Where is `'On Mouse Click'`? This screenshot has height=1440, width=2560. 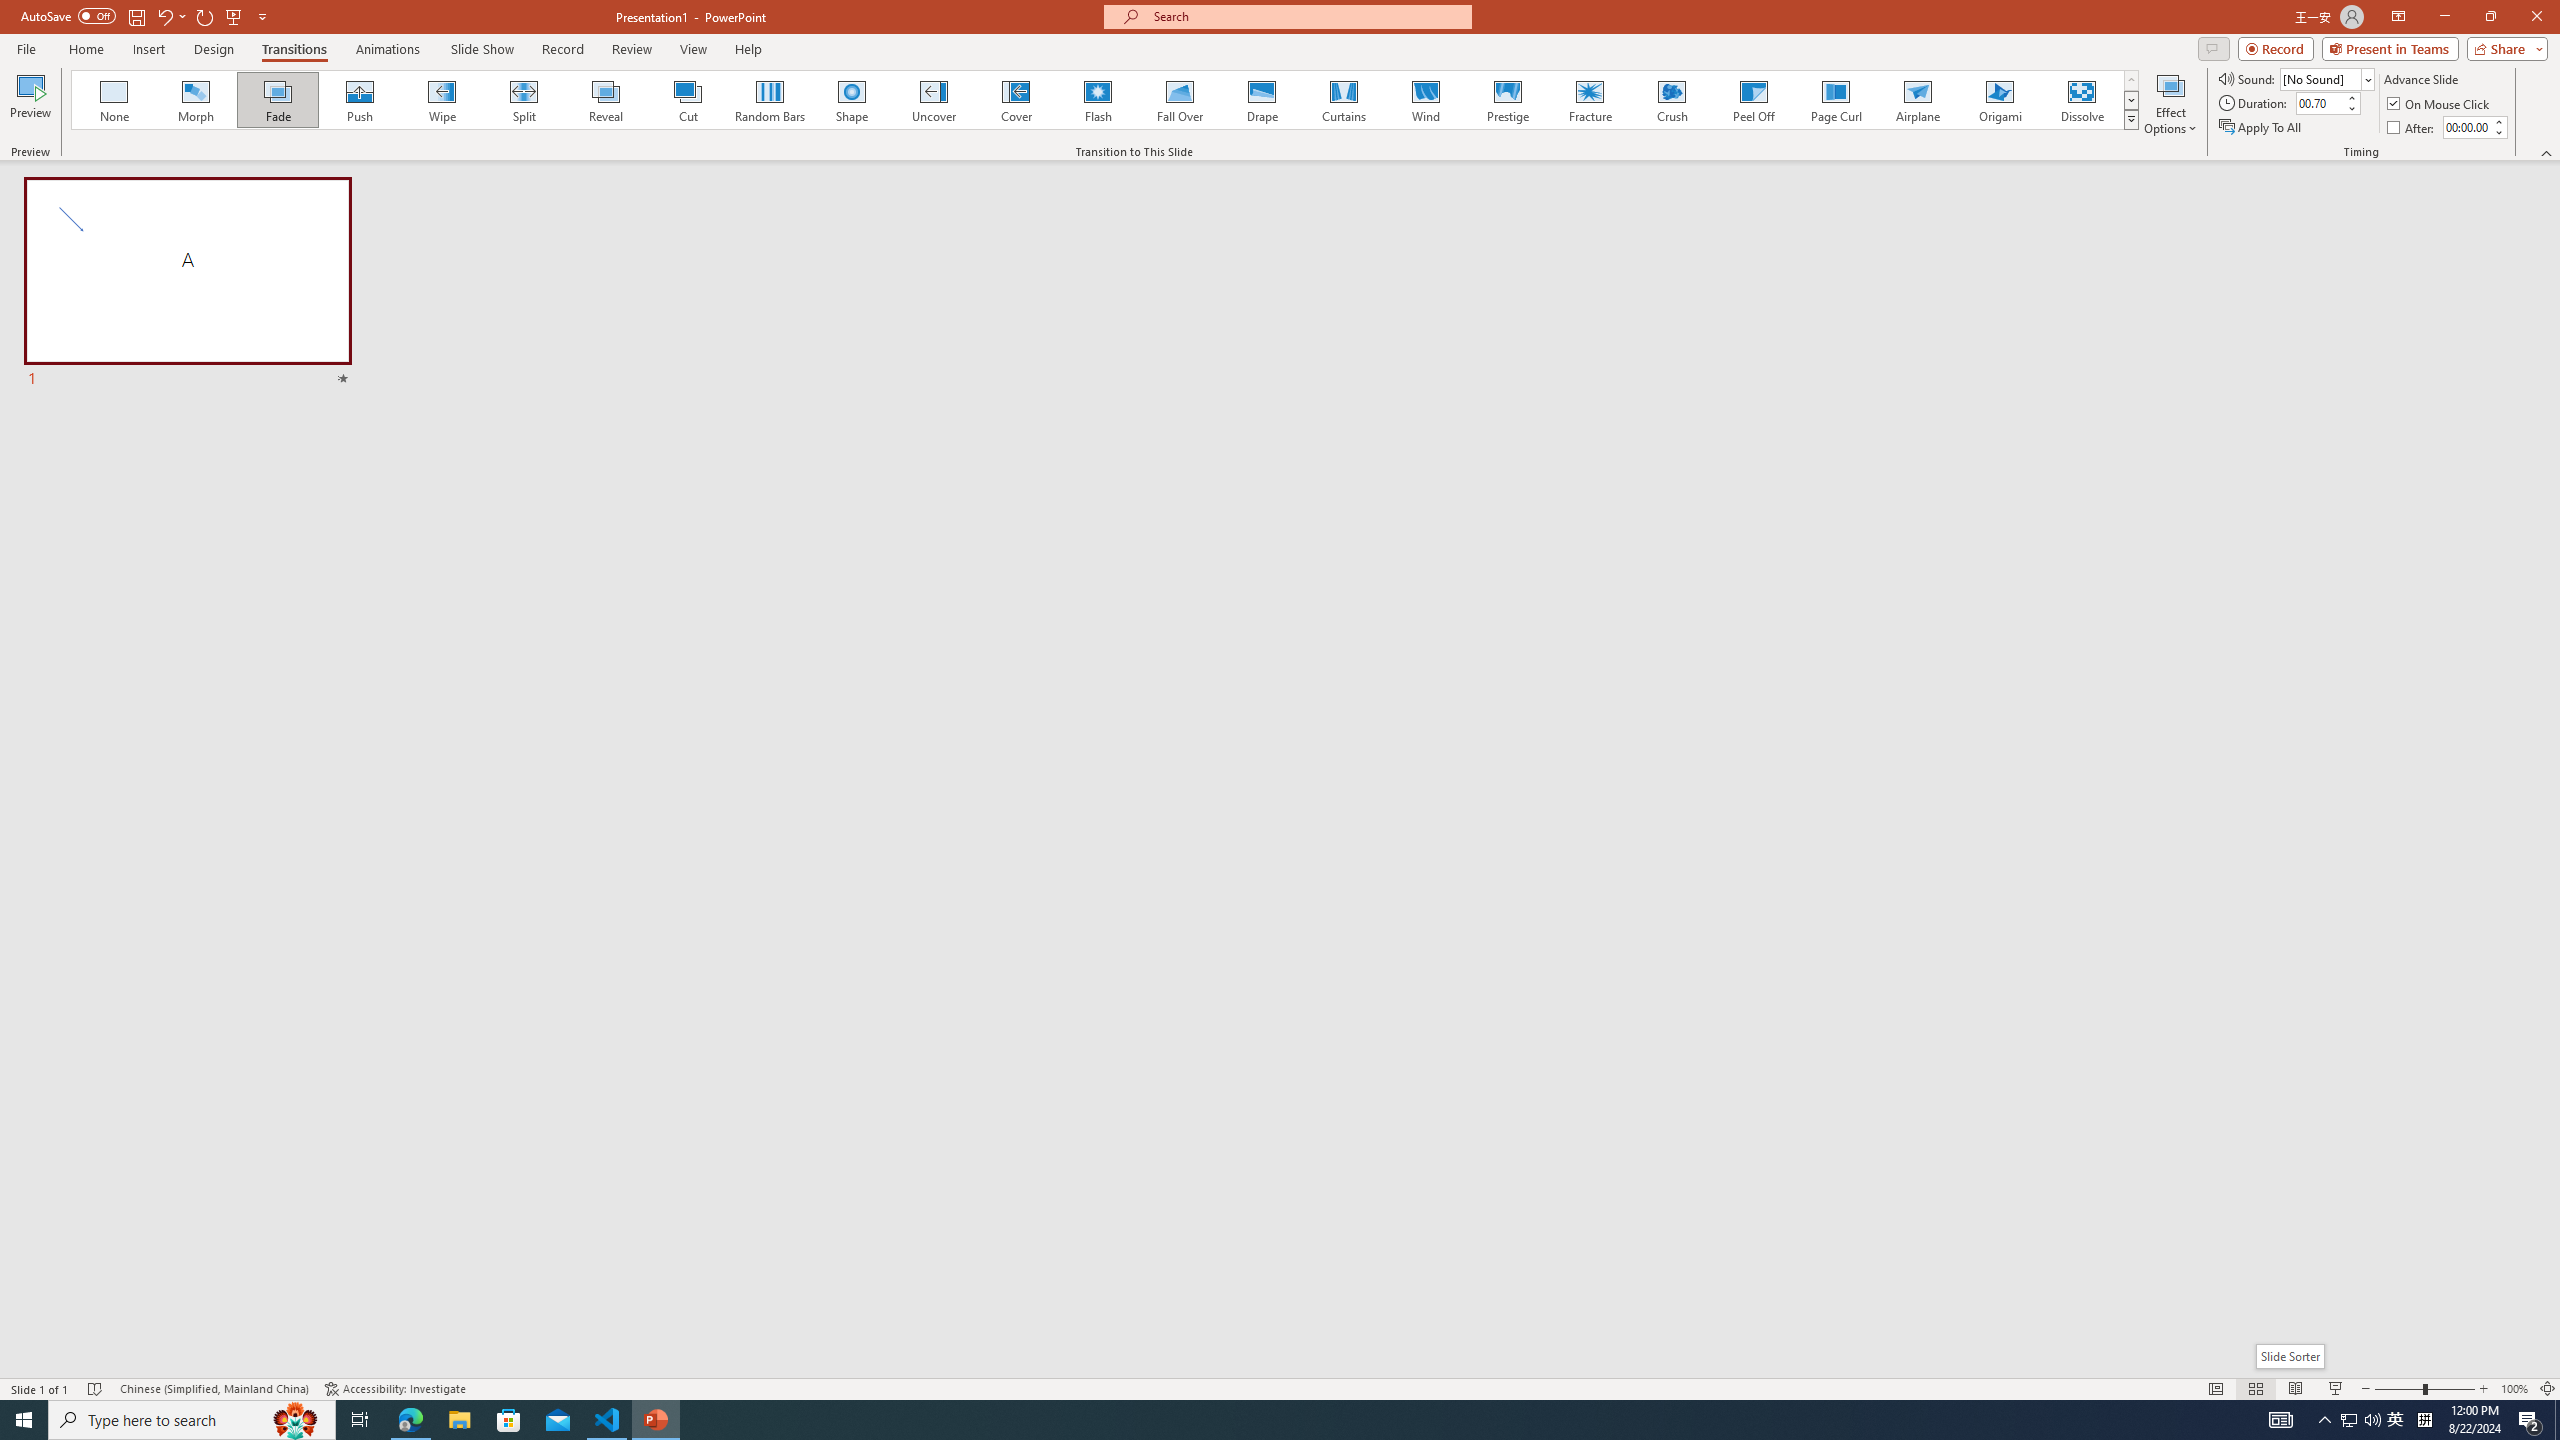 'On Mouse Click' is located at coordinates (2438, 103).